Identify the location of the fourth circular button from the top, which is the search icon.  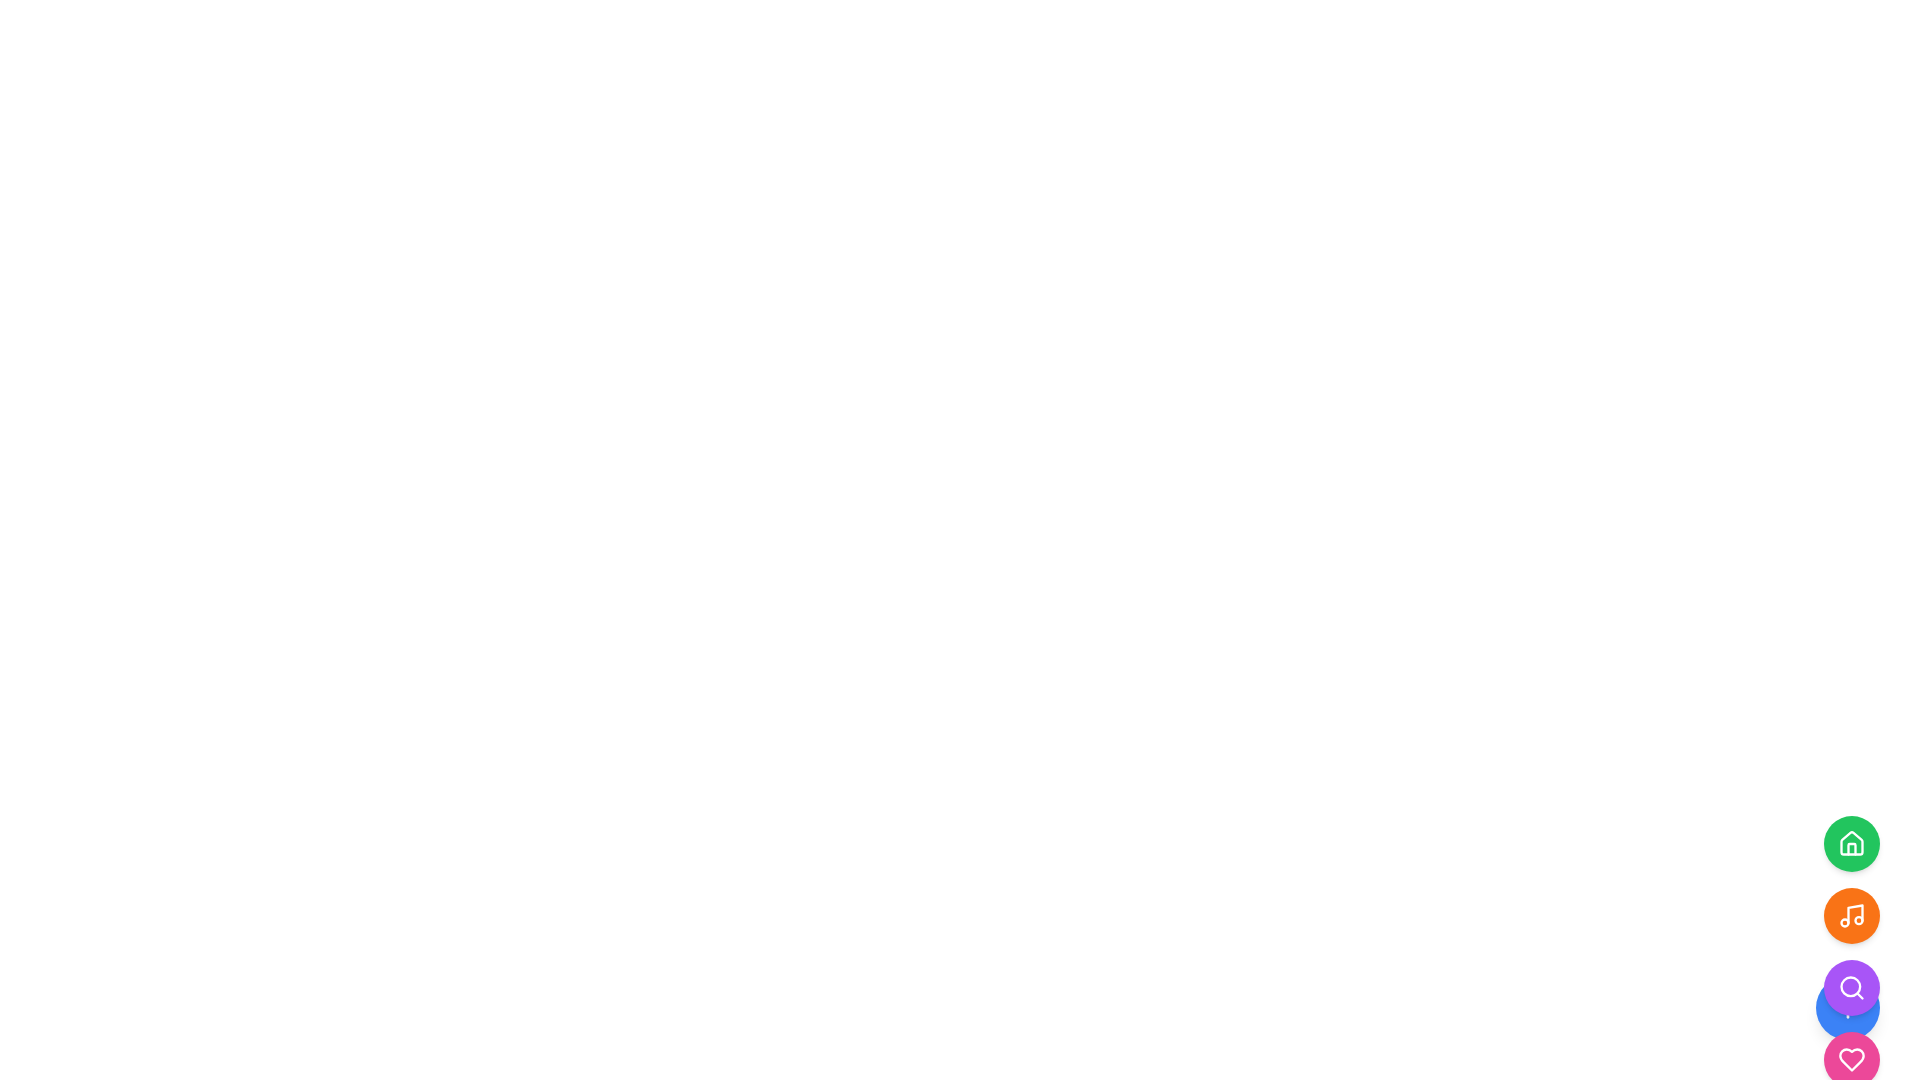
(1851, 986).